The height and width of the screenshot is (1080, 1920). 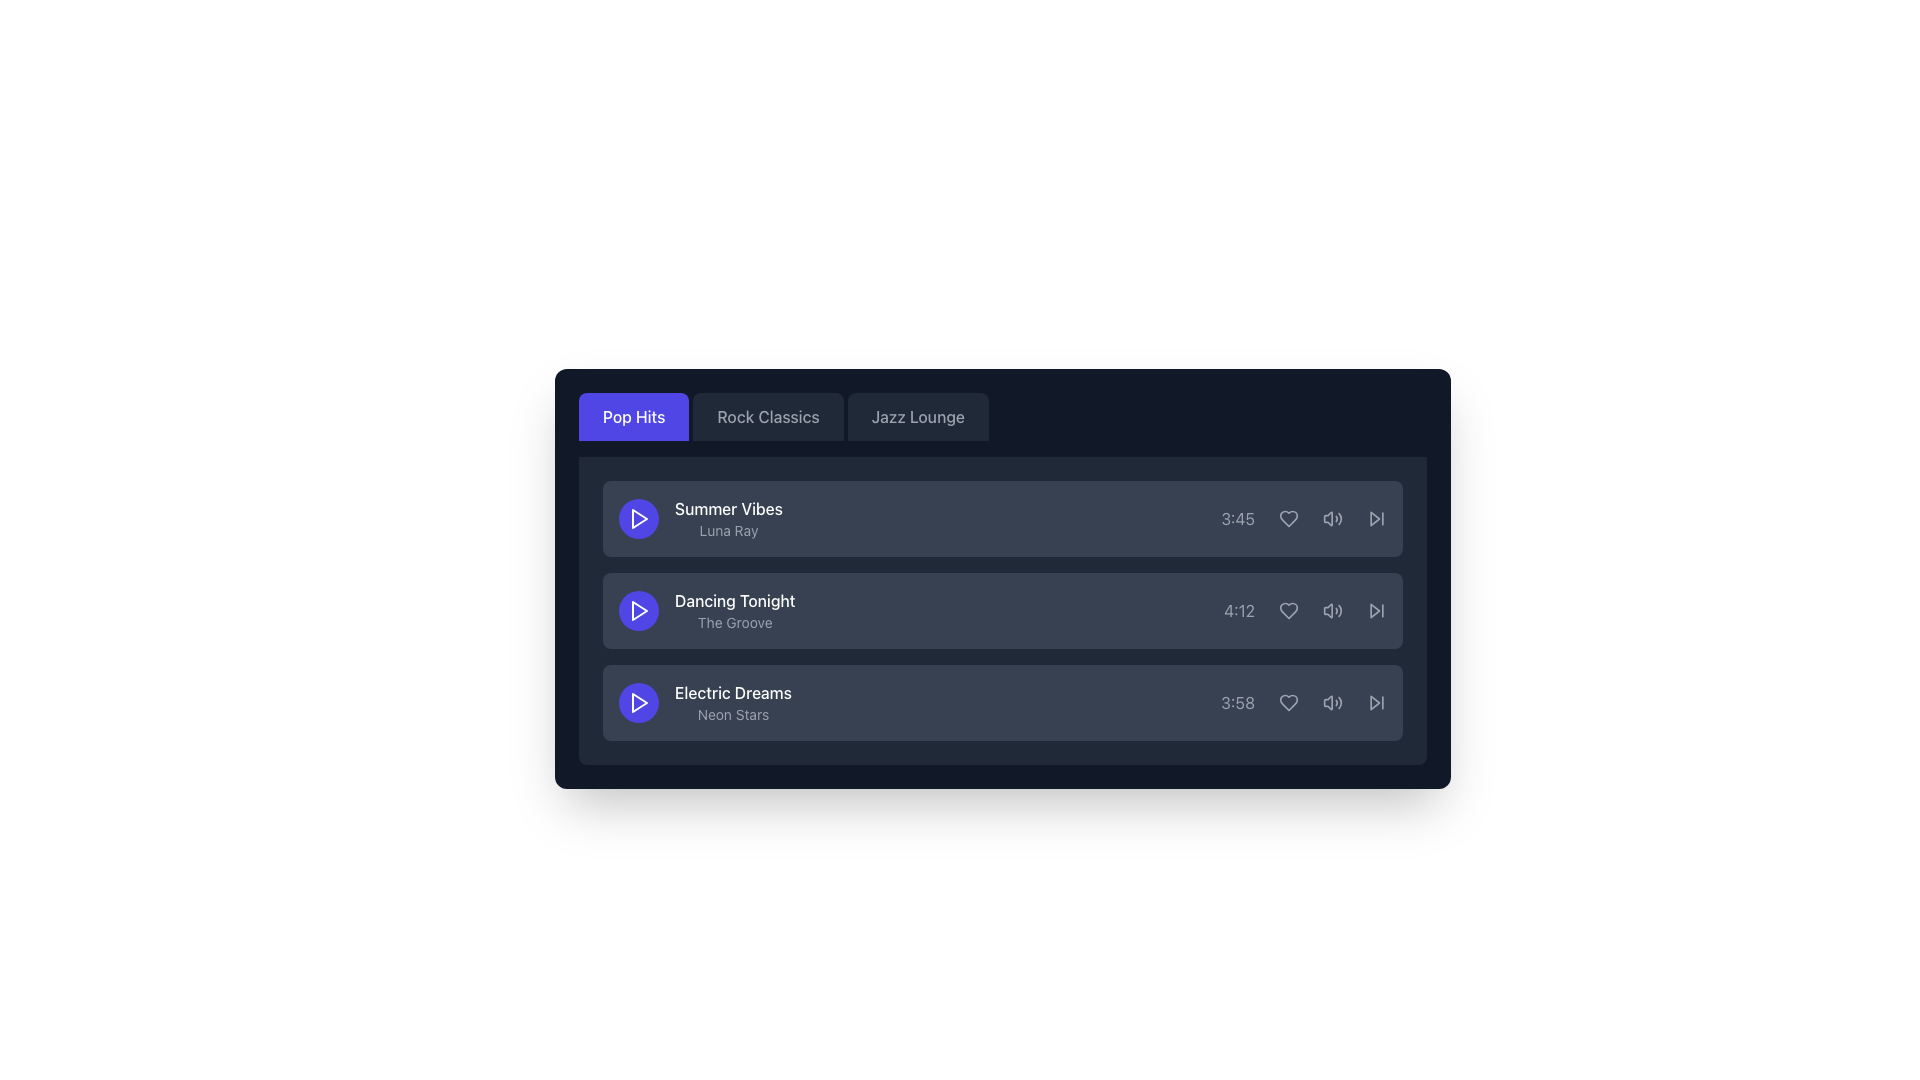 I want to click on the gray-colored text displaying the duration '4:12' for the song 'Dancing Tonight' by 'The Groove', located in the second row of the playlist, so click(x=1238, y=609).